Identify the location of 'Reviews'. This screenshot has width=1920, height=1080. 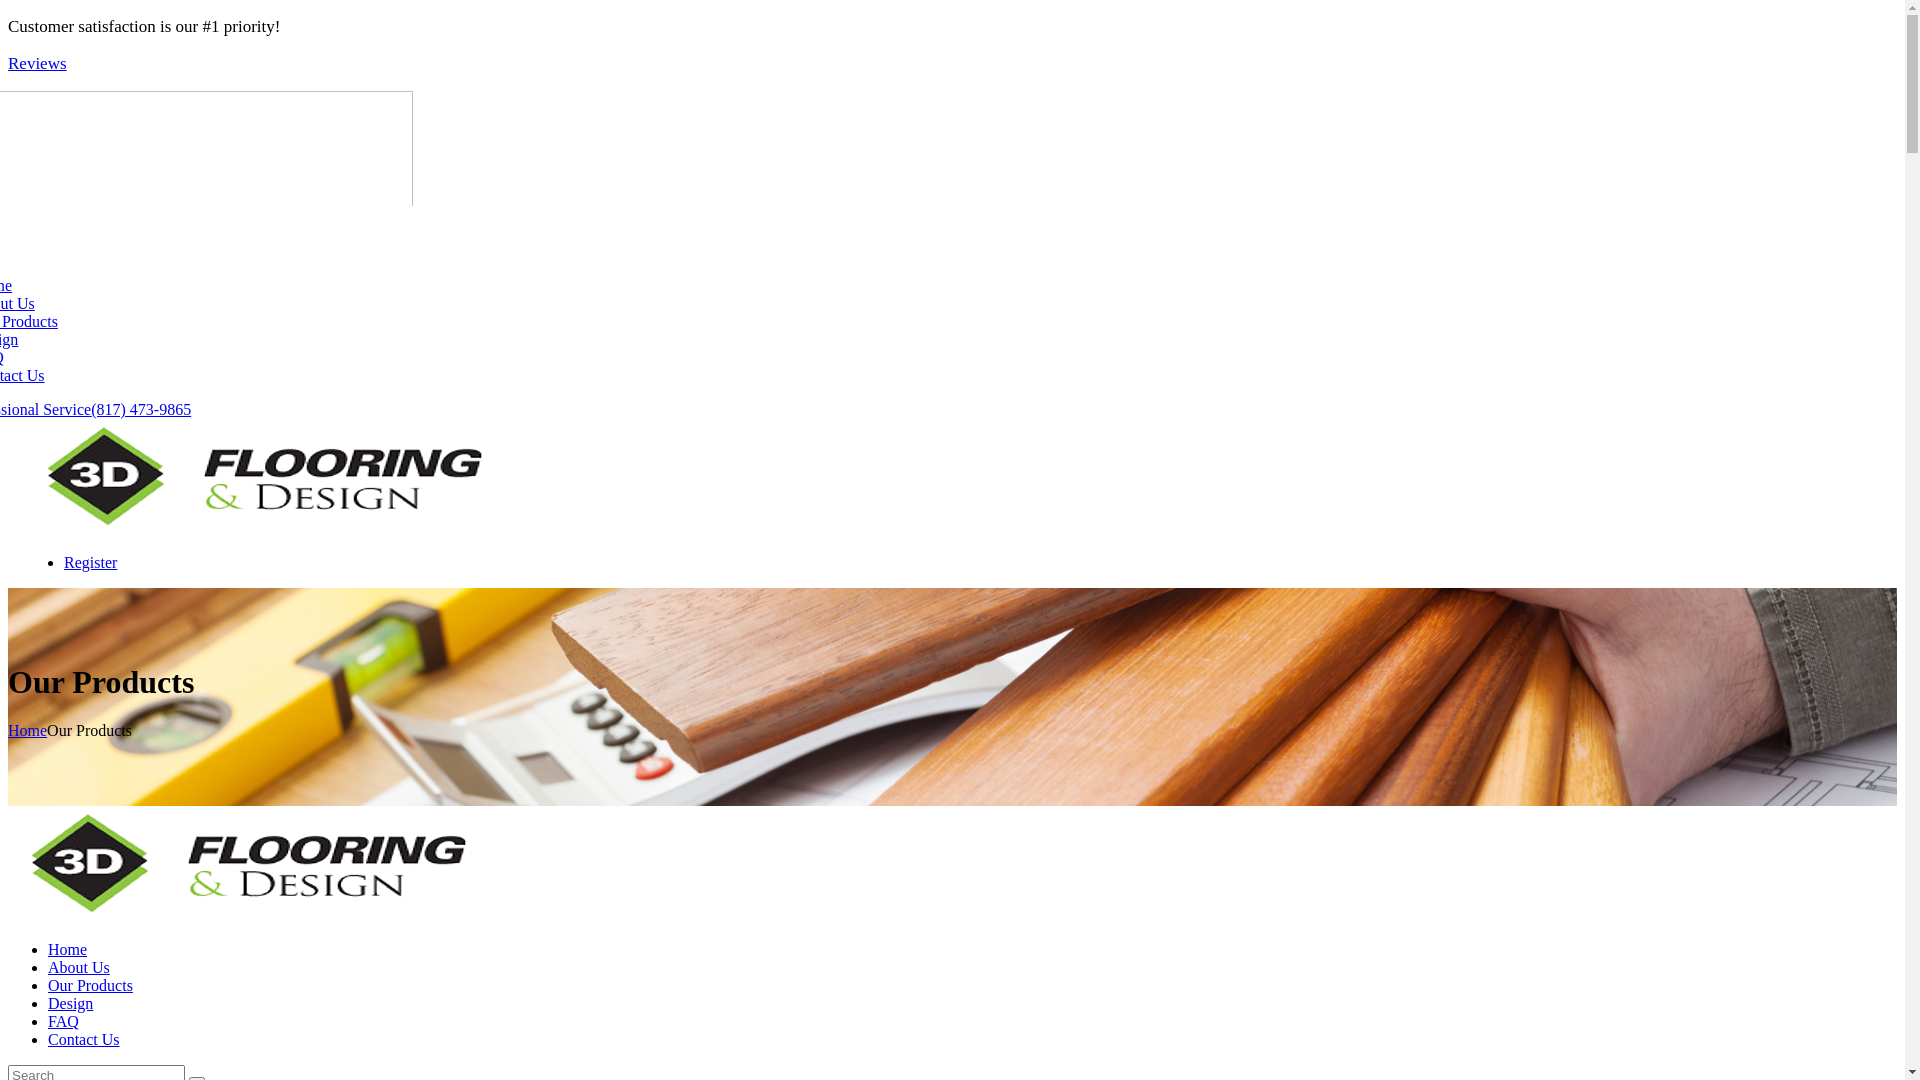
(37, 62).